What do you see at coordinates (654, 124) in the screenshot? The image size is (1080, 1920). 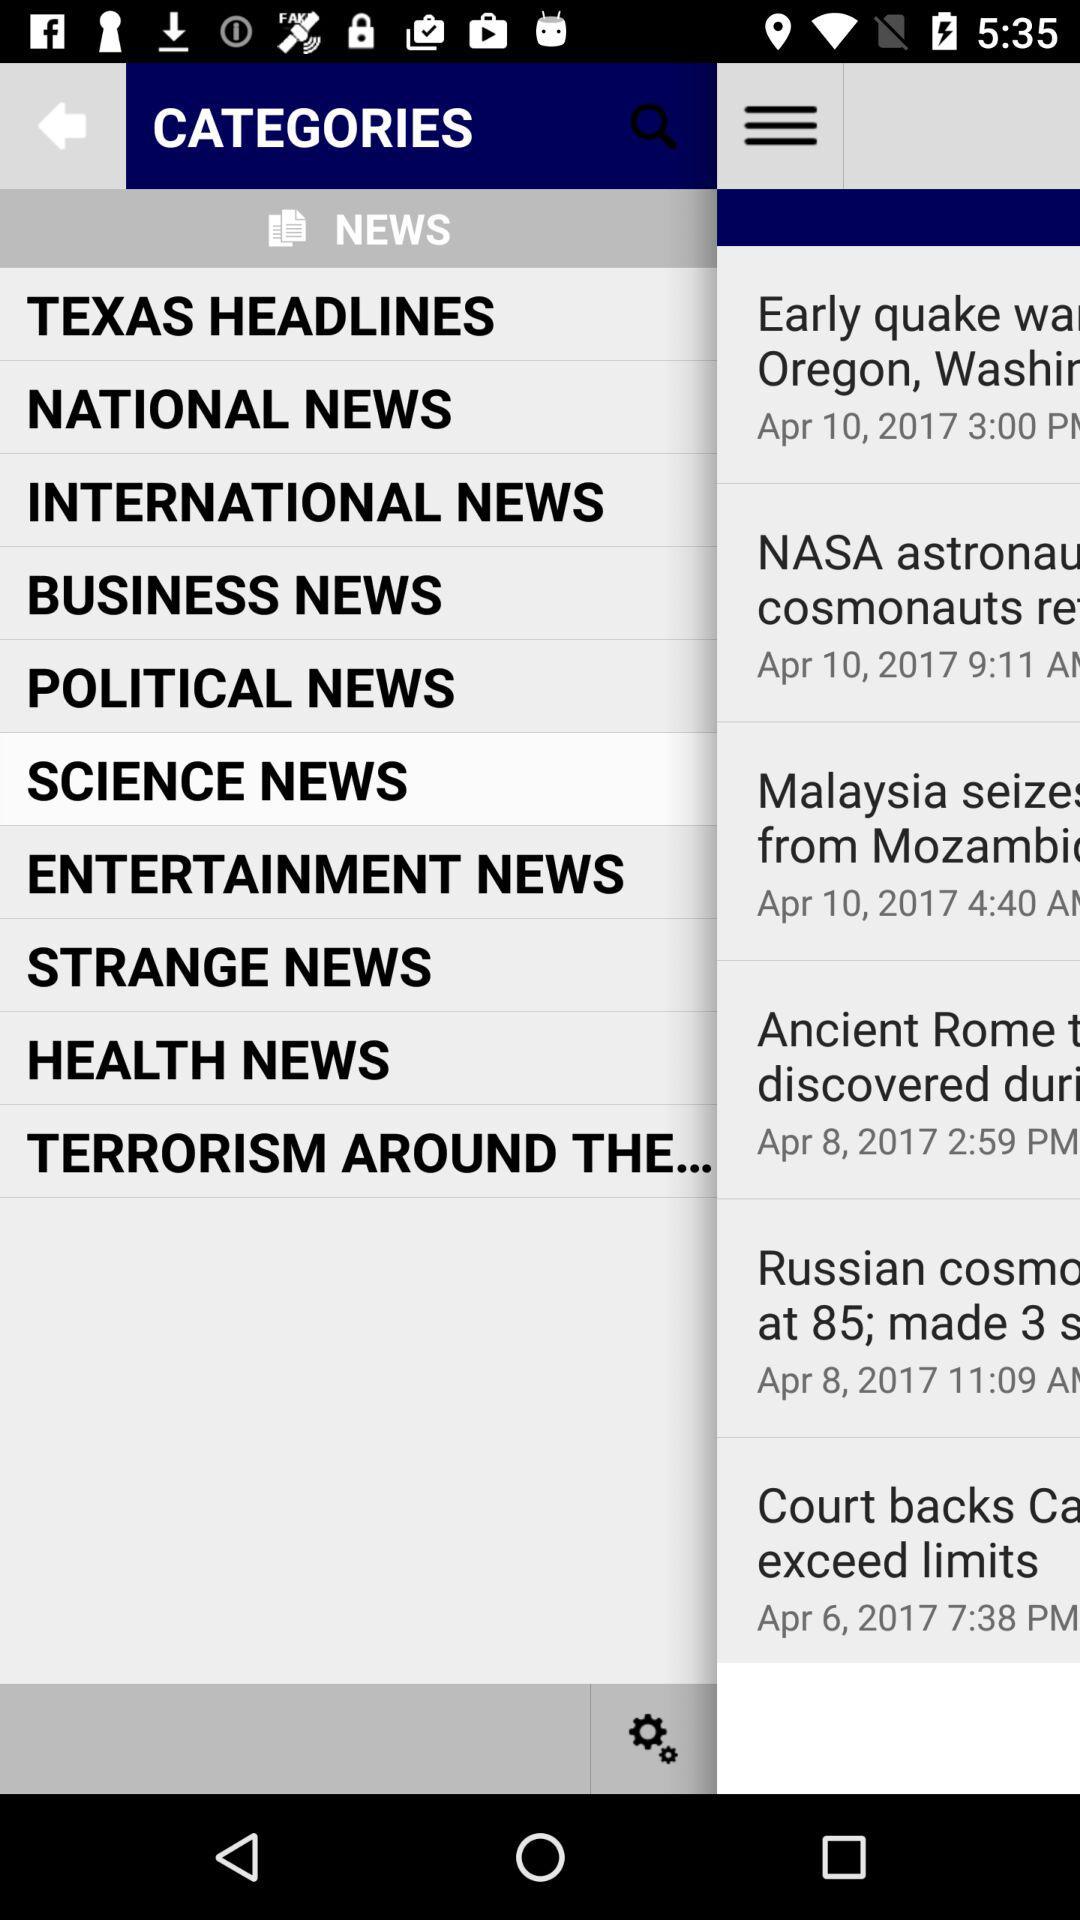 I see `search icon at top` at bounding box center [654, 124].